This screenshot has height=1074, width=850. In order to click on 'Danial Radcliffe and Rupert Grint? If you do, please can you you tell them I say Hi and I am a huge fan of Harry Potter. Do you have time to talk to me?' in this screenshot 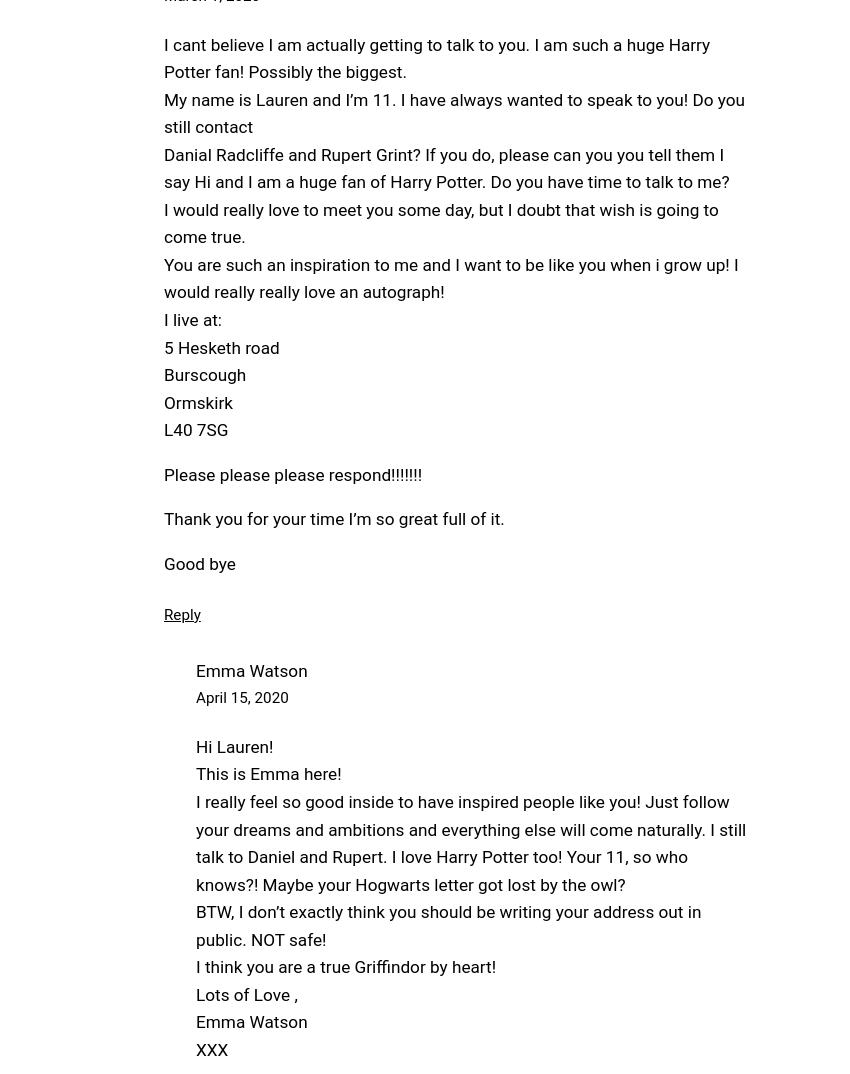, I will do `click(445, 167)`.